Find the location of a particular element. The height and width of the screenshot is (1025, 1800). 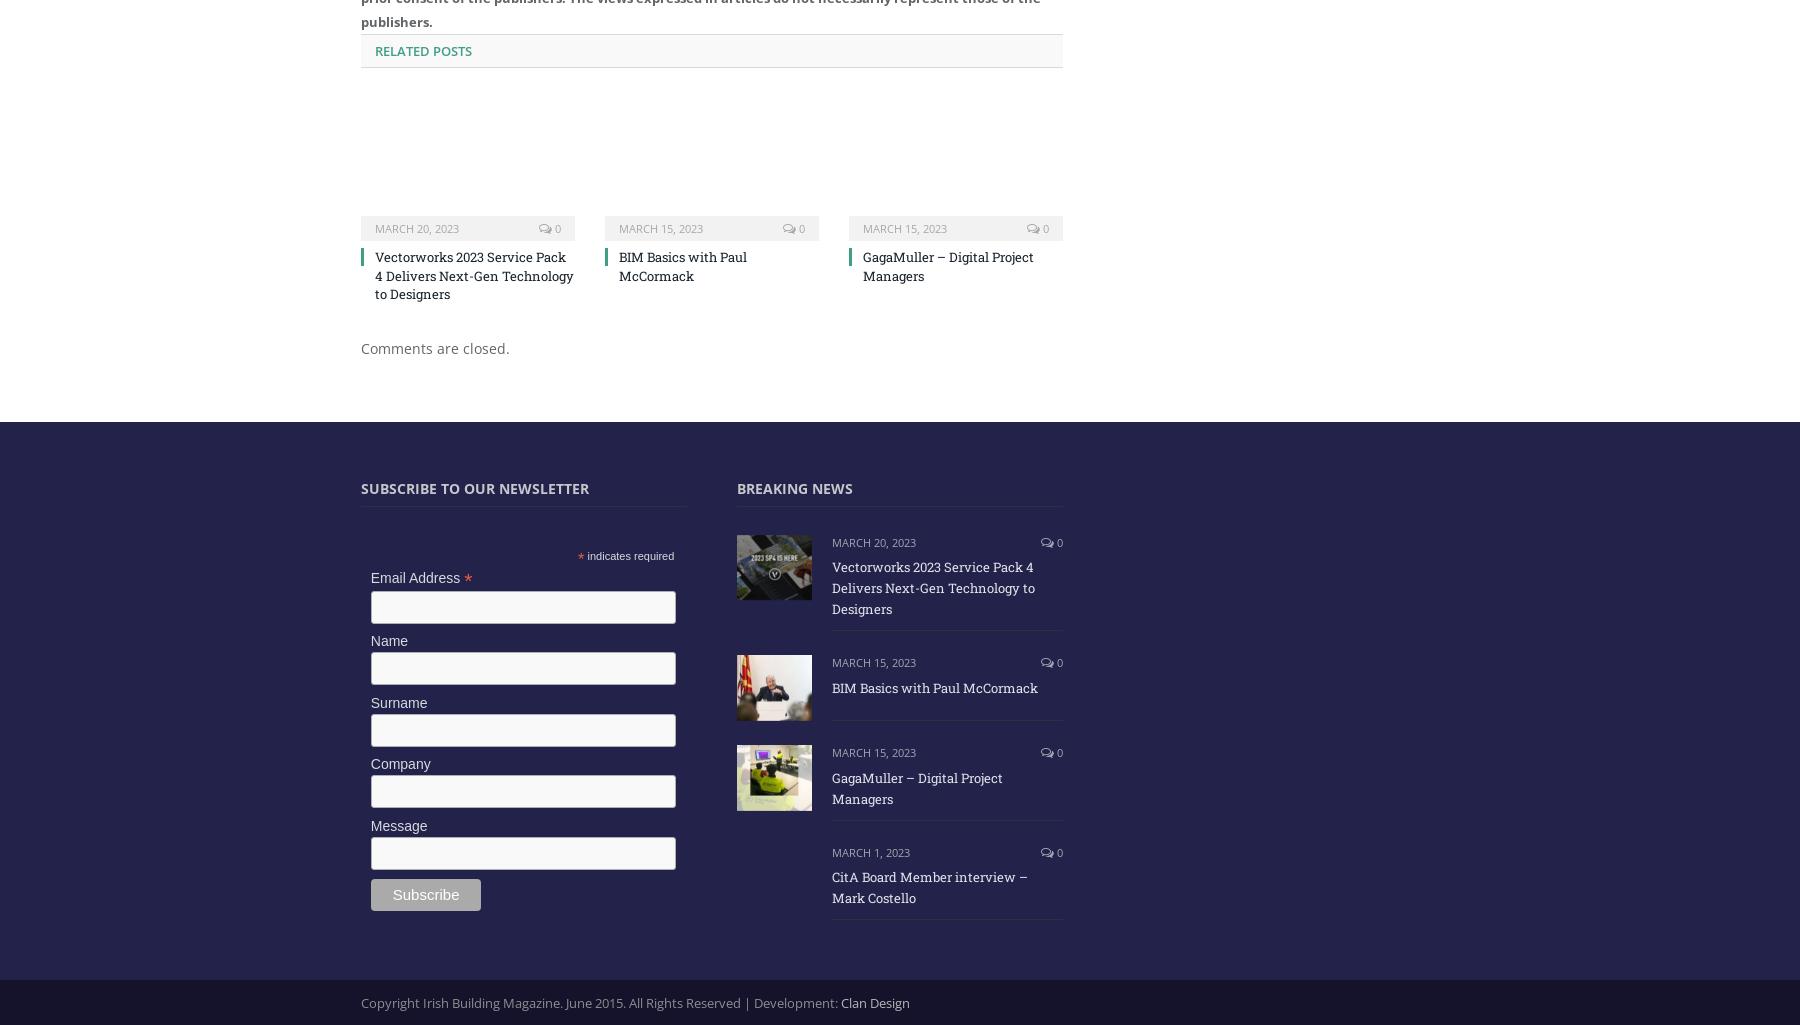

'Email Address' is located at coordinates (417, 576).